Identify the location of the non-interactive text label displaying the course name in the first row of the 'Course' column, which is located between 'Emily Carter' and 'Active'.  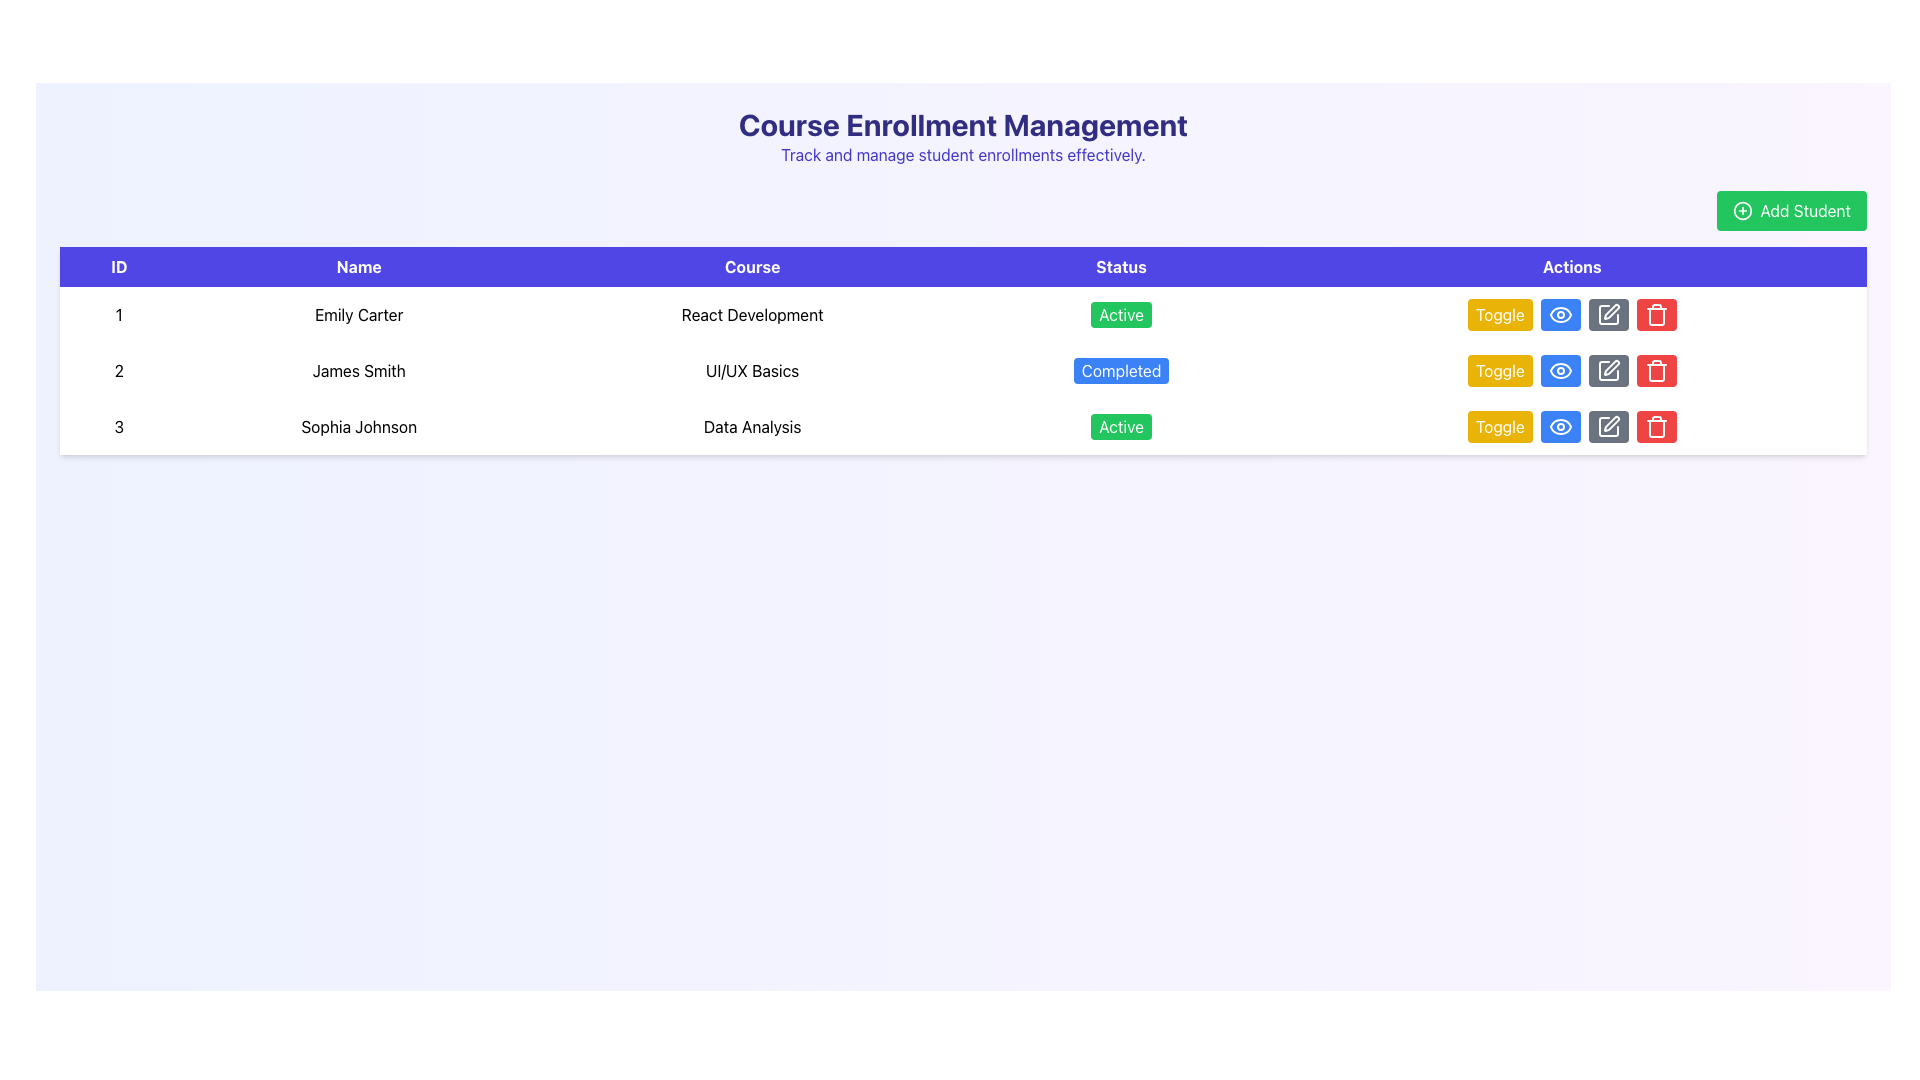
(751, 315).